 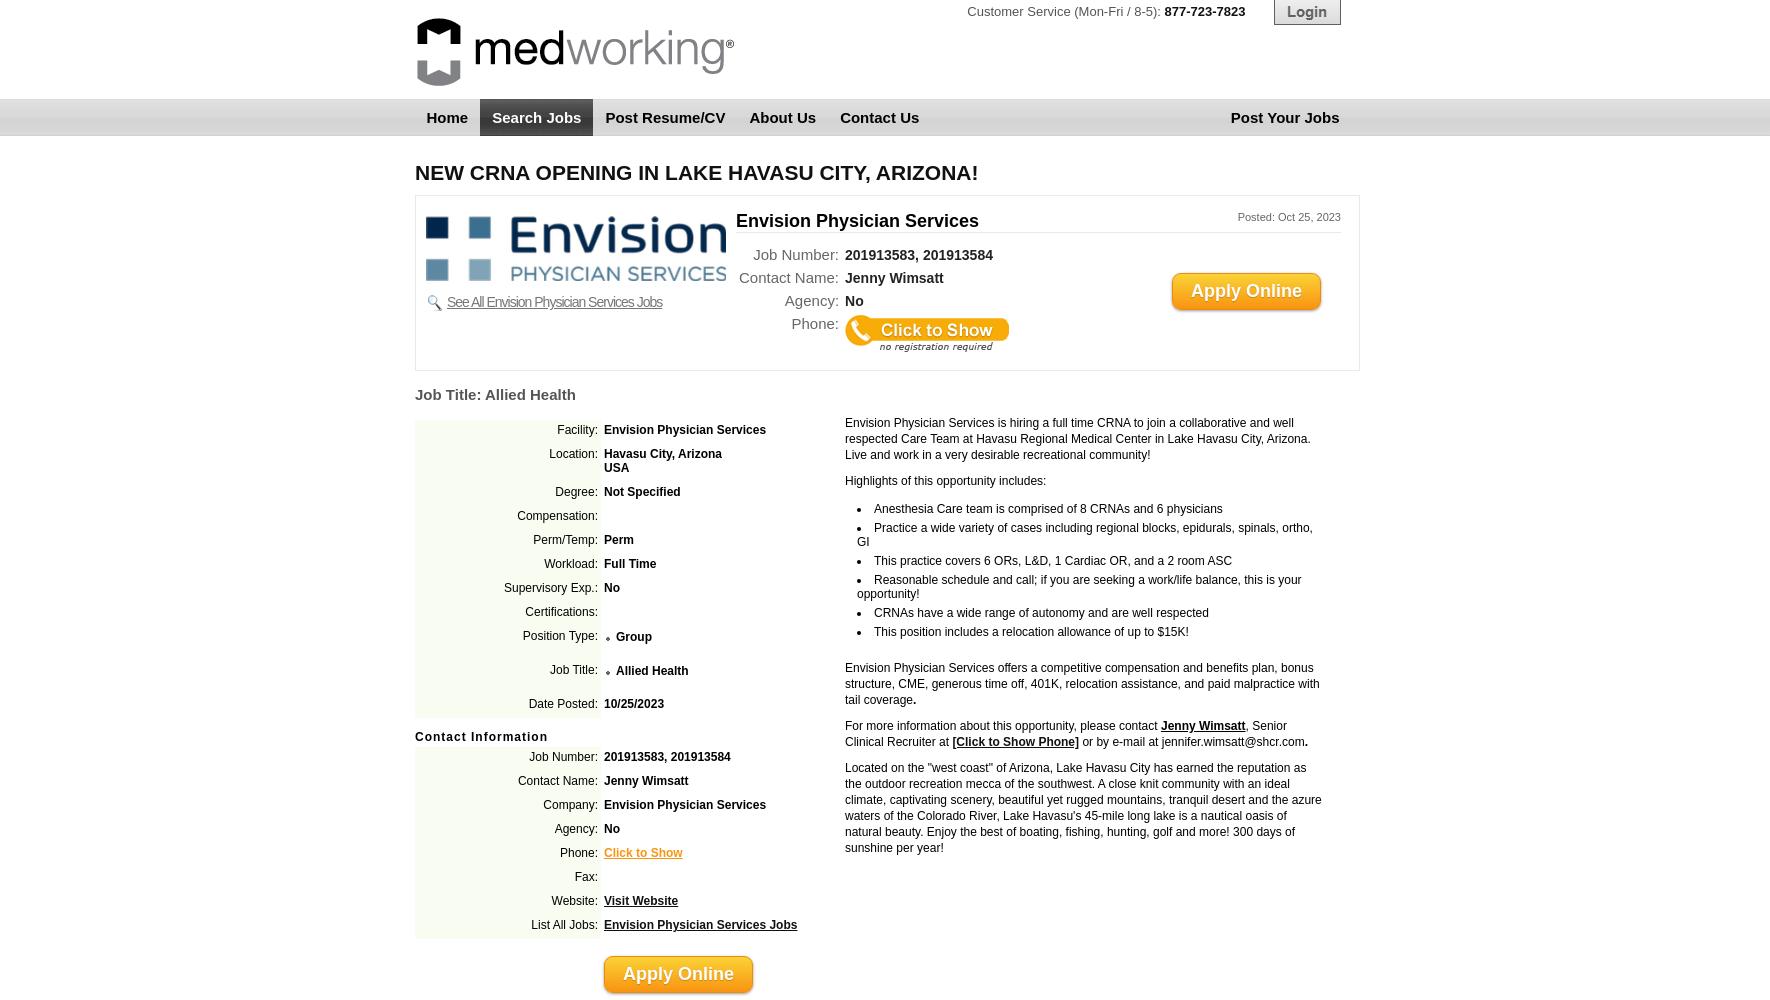 I want to click on 'Job Title:
	Allied Health', so click(x=414, y=394).